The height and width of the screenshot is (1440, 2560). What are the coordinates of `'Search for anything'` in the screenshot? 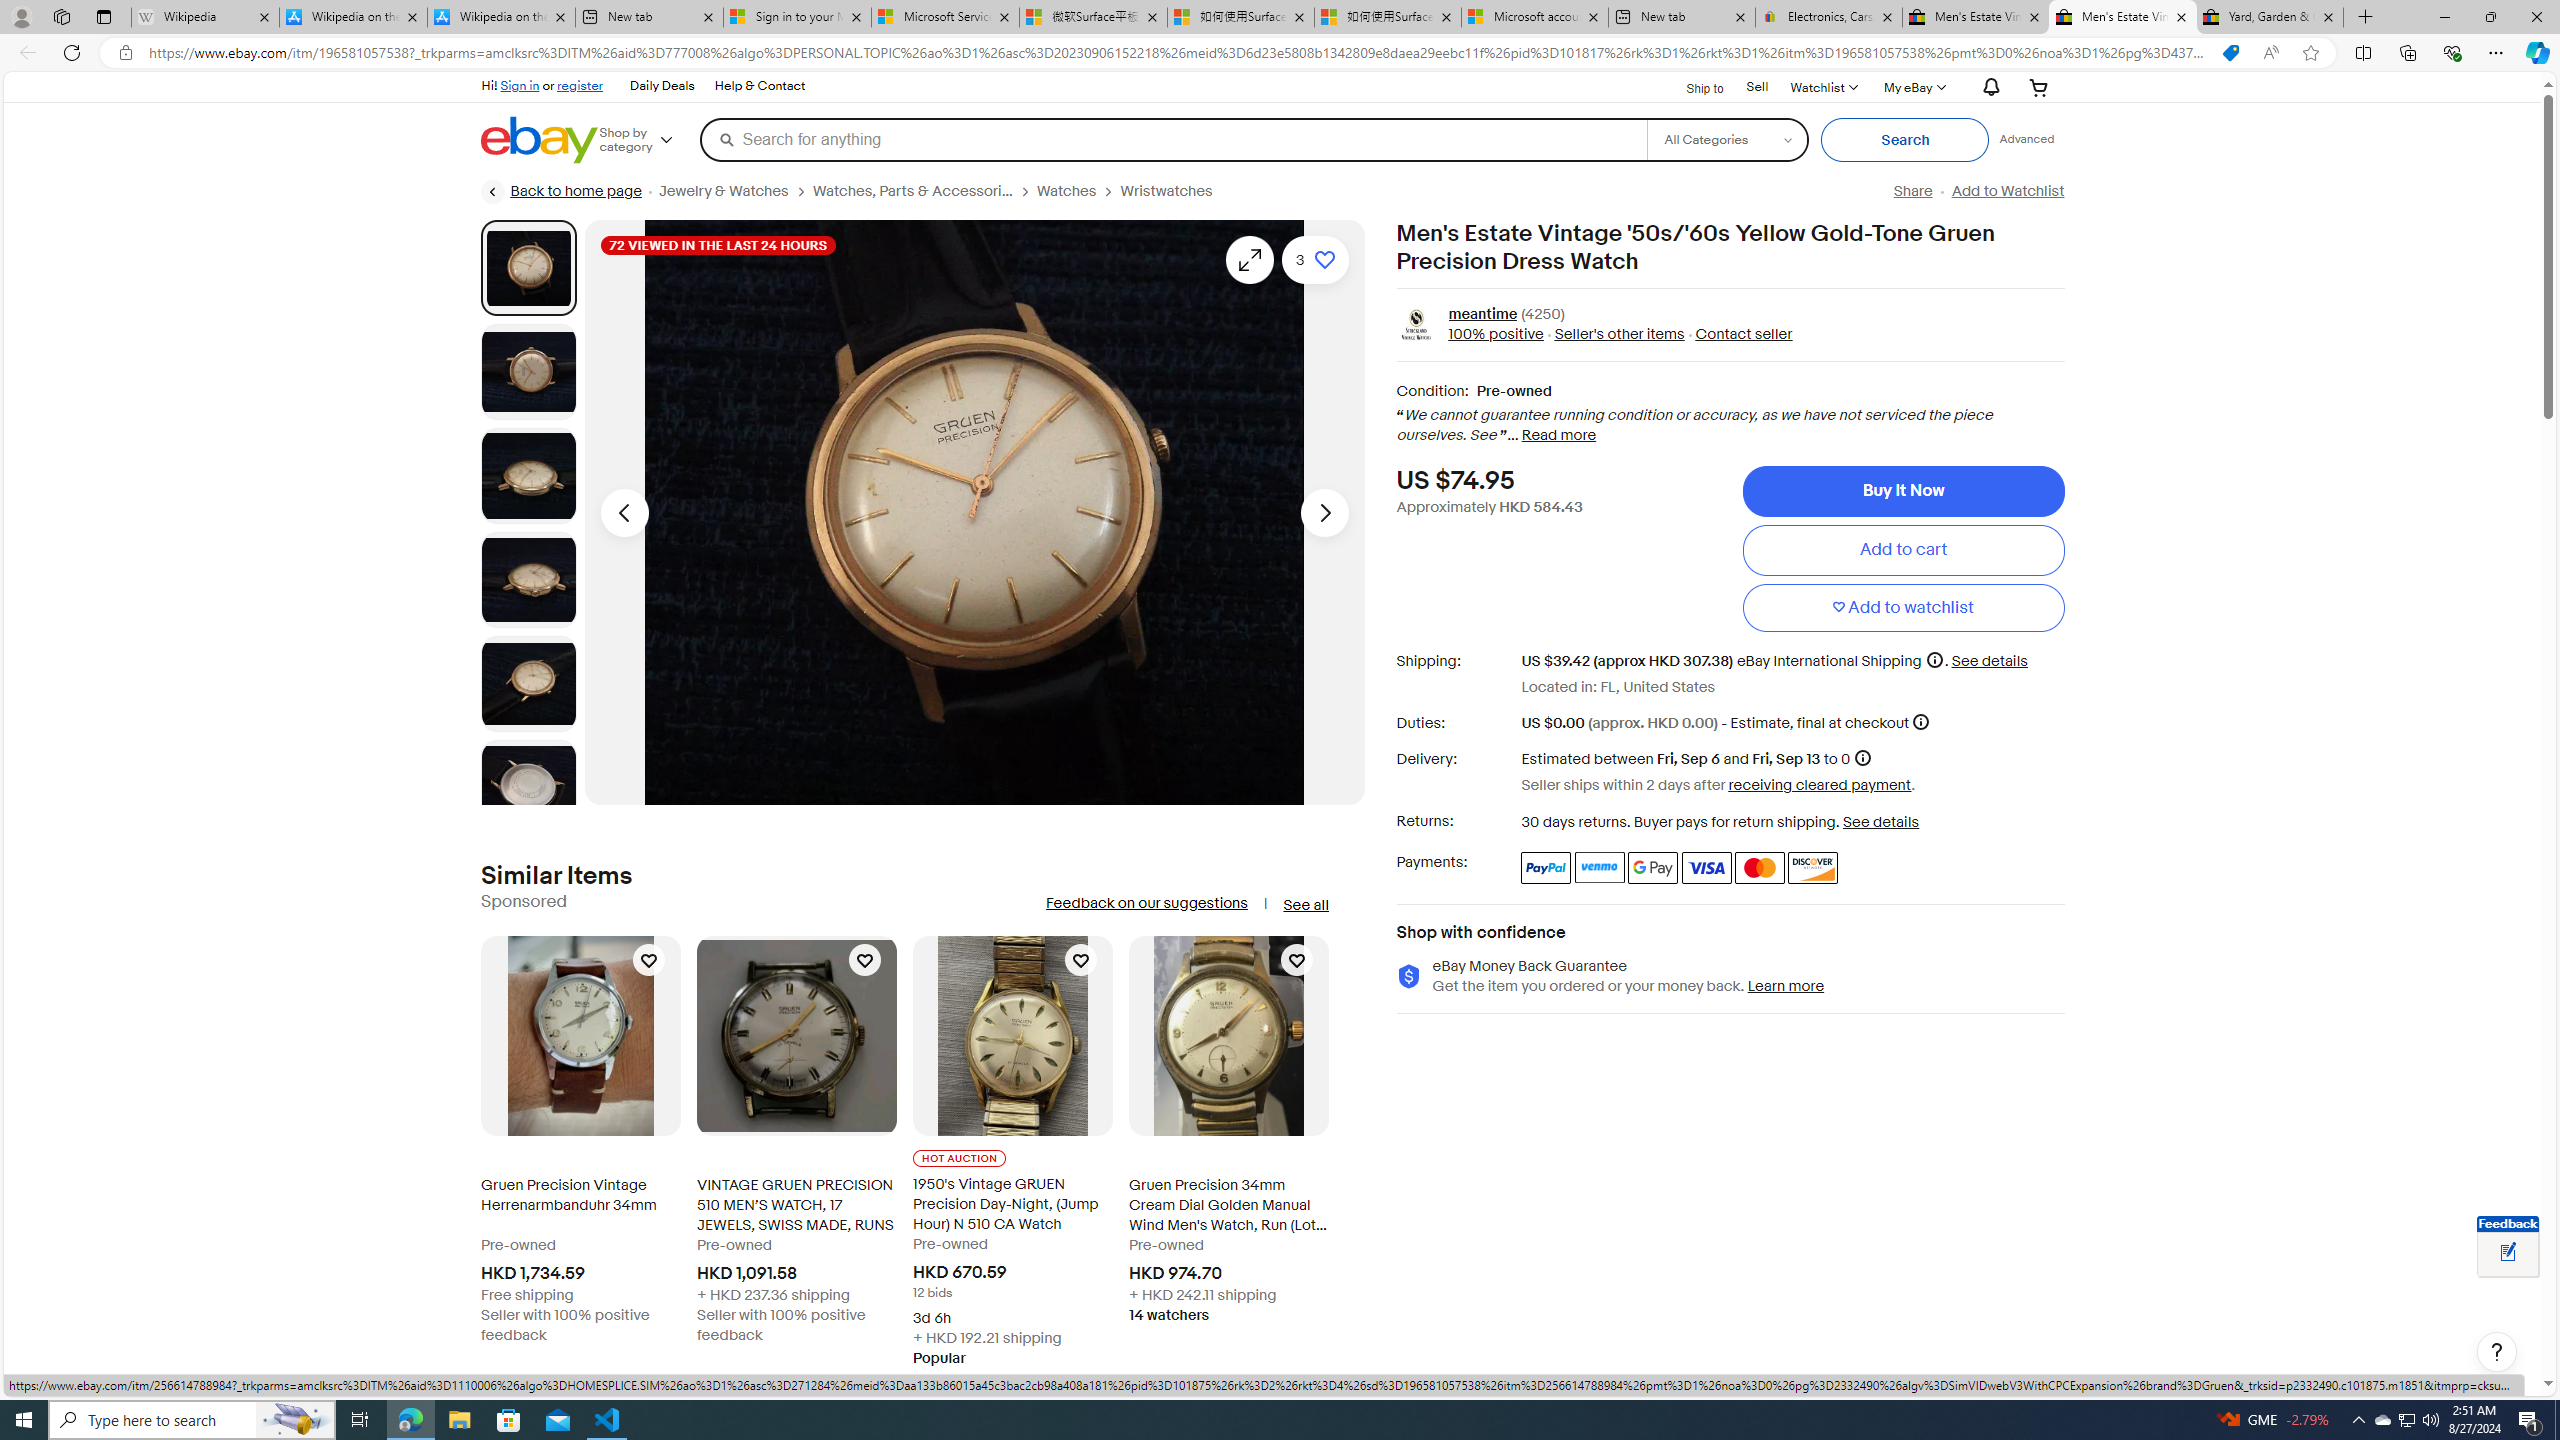 It's located at (1171, 138).